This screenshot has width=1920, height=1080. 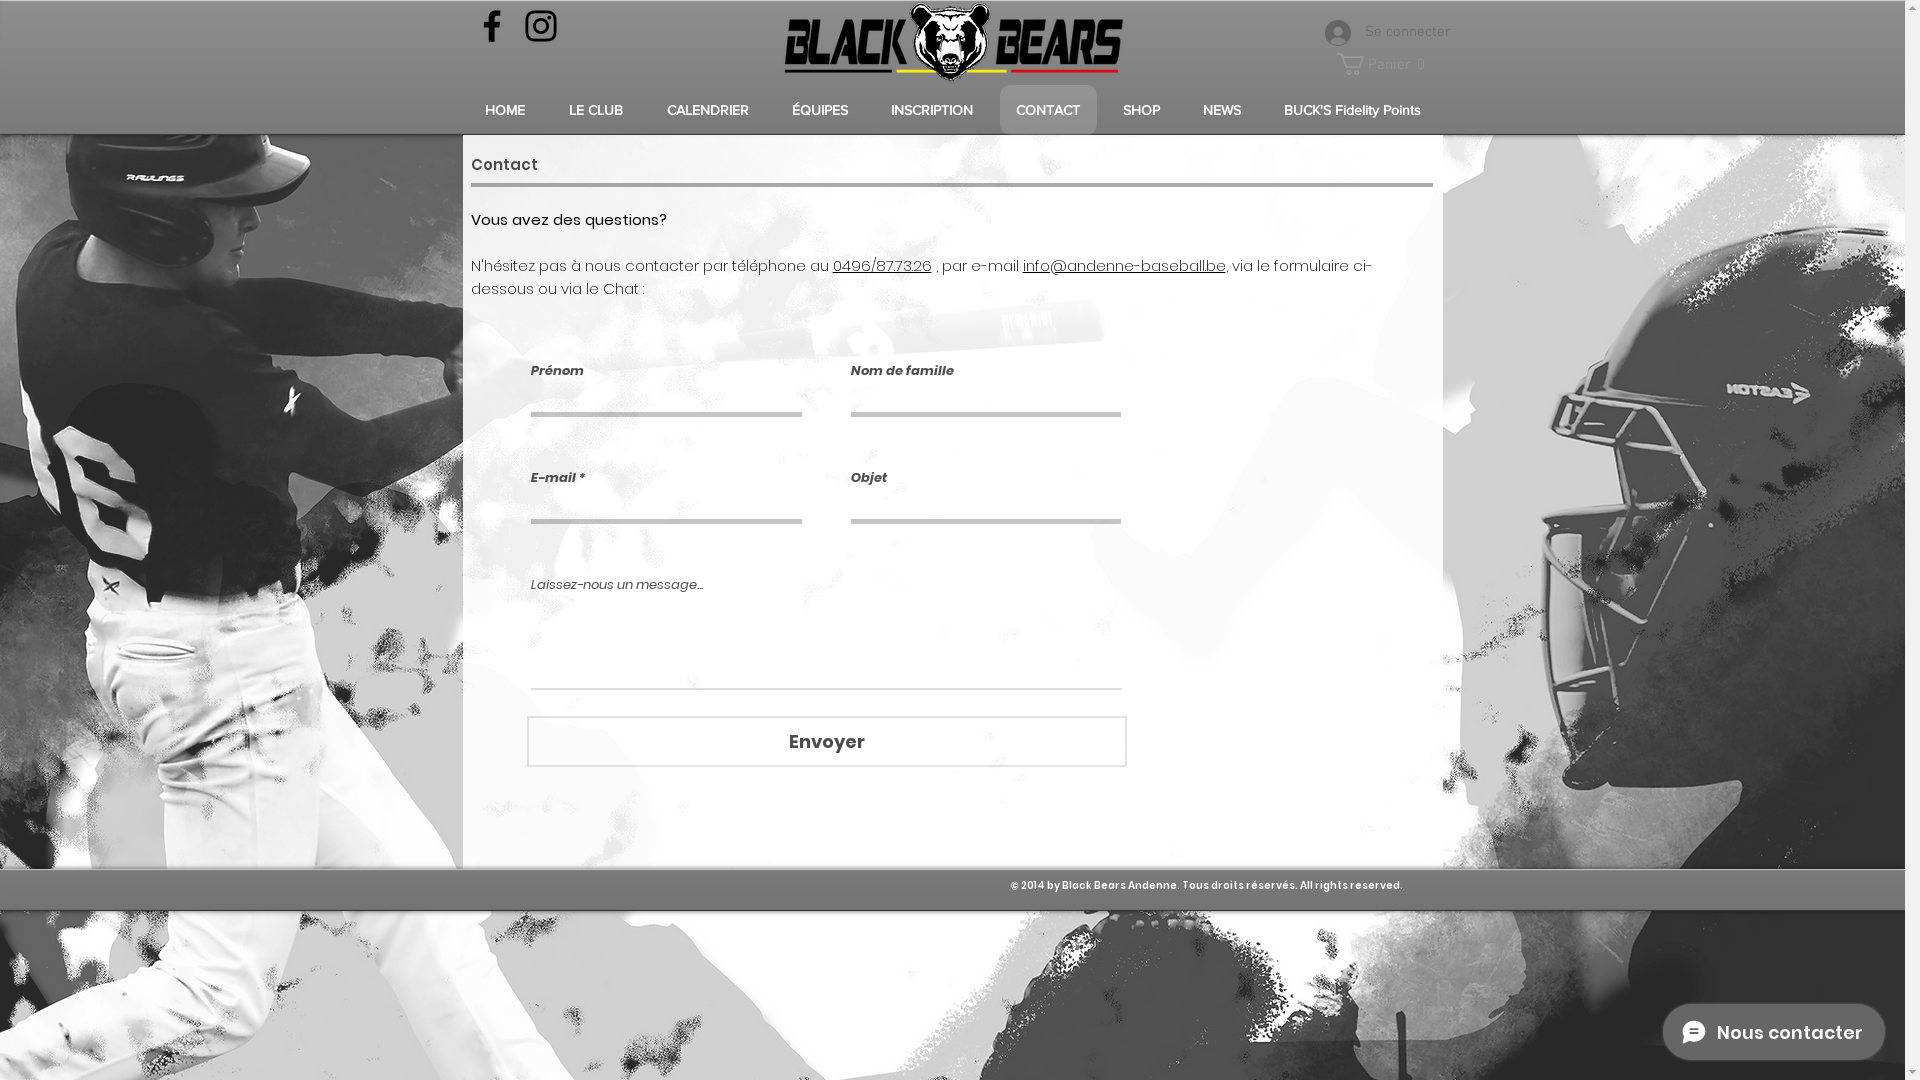 What do you see at coordinates (1220, 110) in the screenshot?
I see `'NEWS'` at bounding box center [1220, 110].